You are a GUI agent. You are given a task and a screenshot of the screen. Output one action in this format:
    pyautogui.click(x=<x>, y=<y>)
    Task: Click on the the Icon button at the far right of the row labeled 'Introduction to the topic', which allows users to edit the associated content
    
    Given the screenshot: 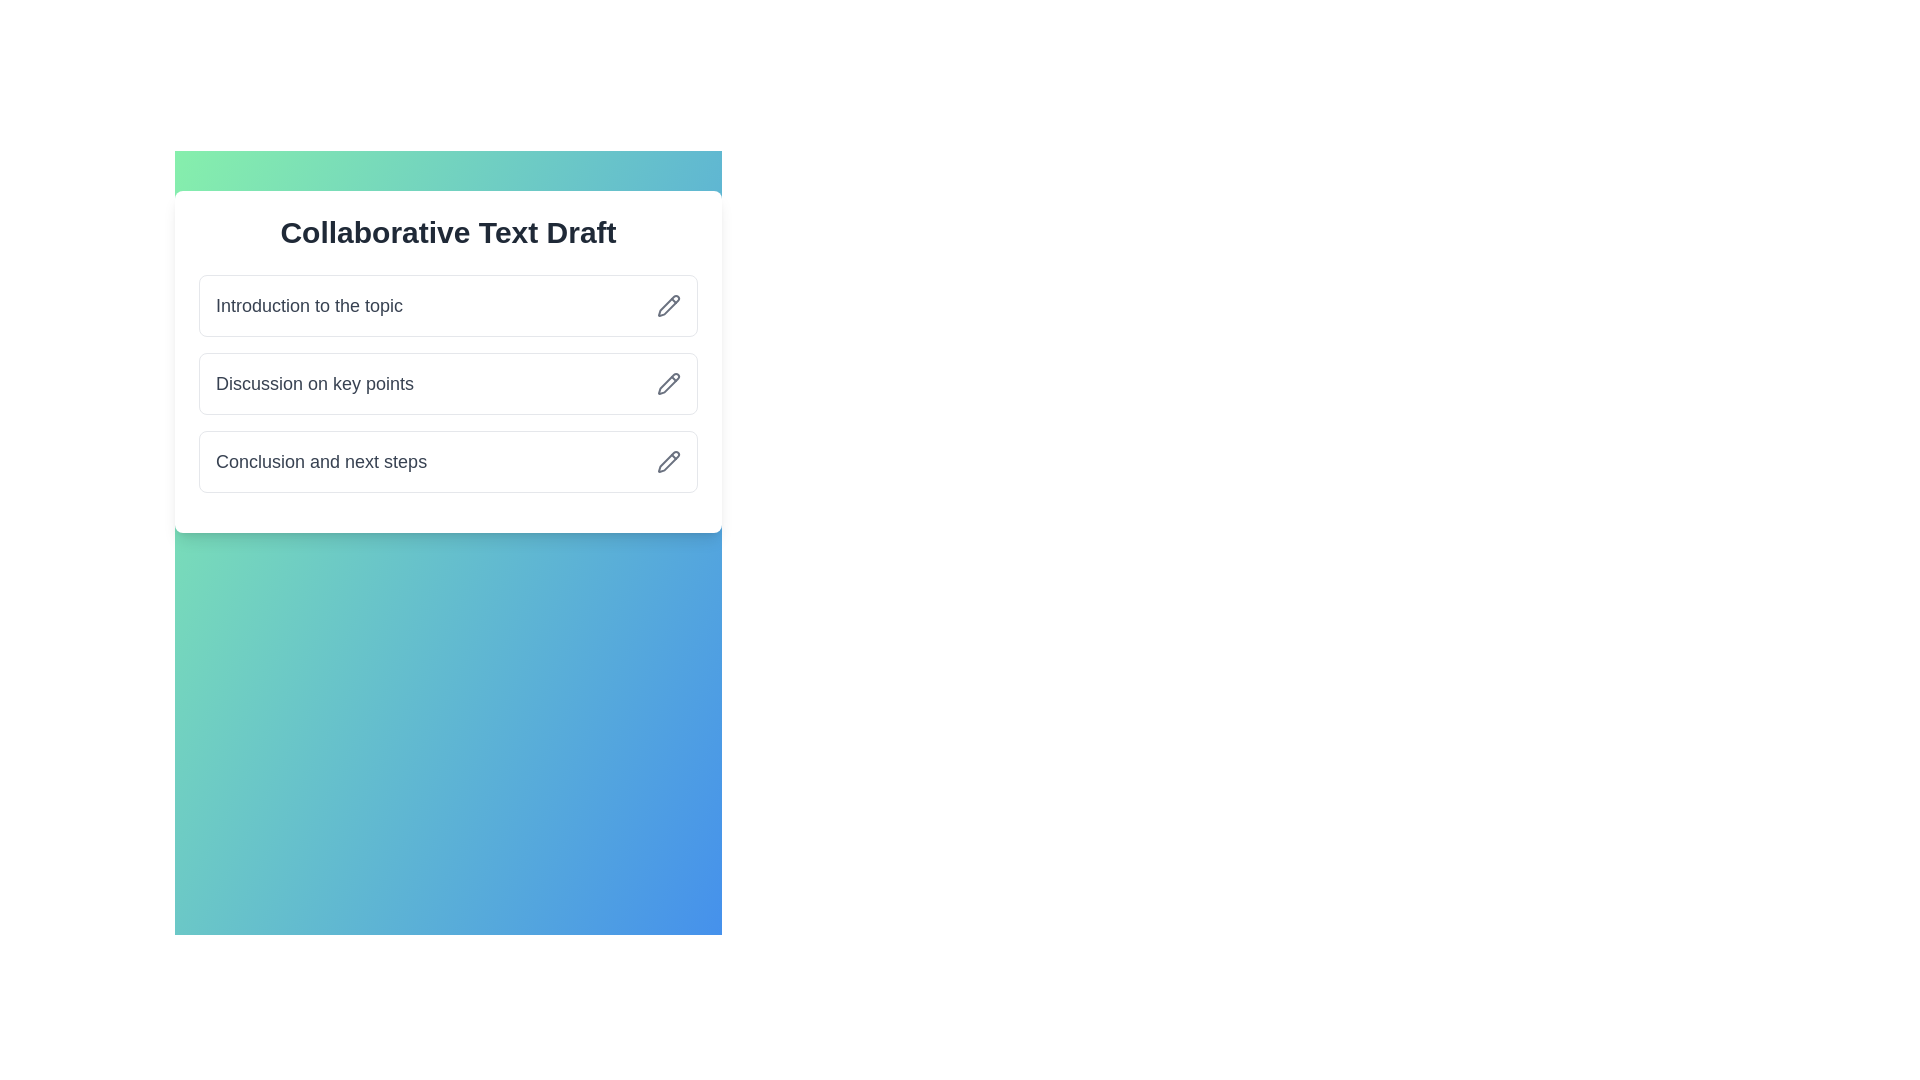 What is the action you would take?
    pyautogui.click(x=668, y=305)
    